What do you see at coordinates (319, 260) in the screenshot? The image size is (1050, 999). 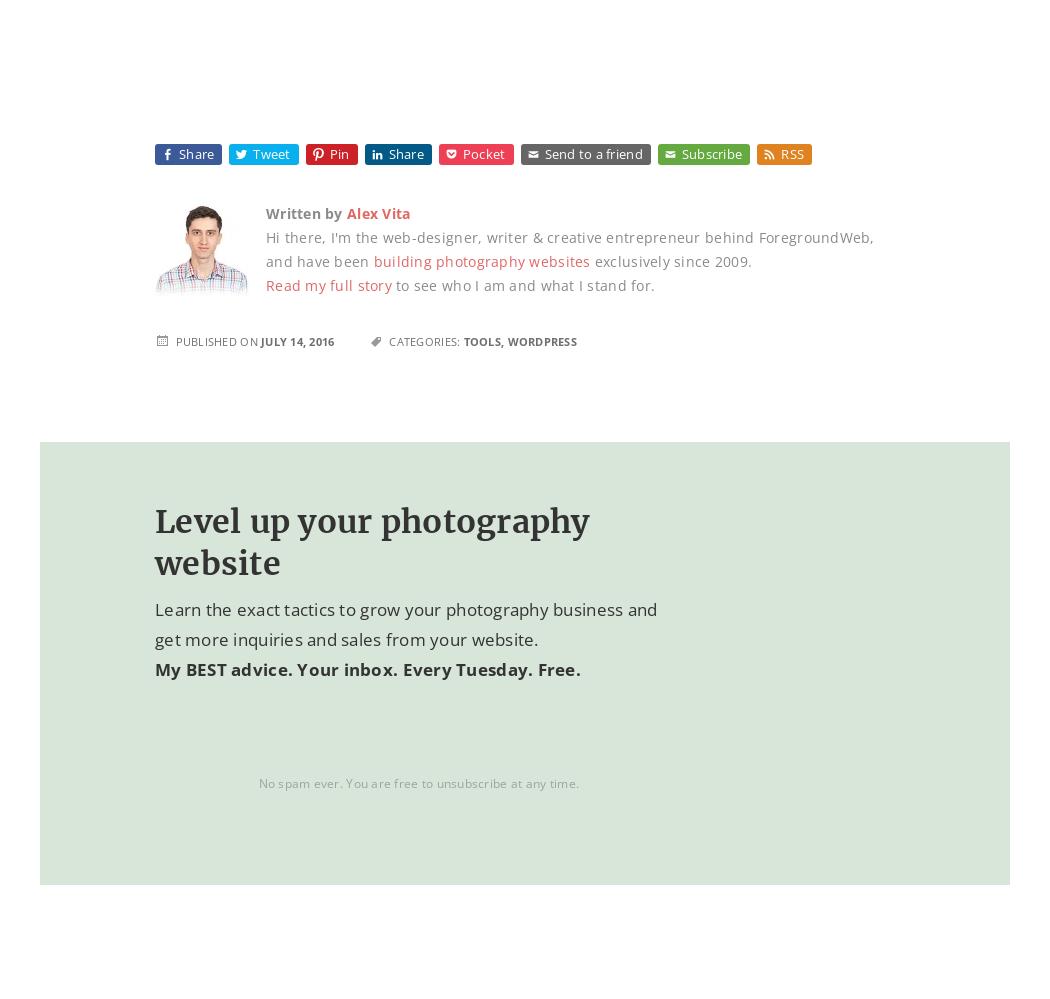 I see `'and have been'` at bounding box center [319, 260].